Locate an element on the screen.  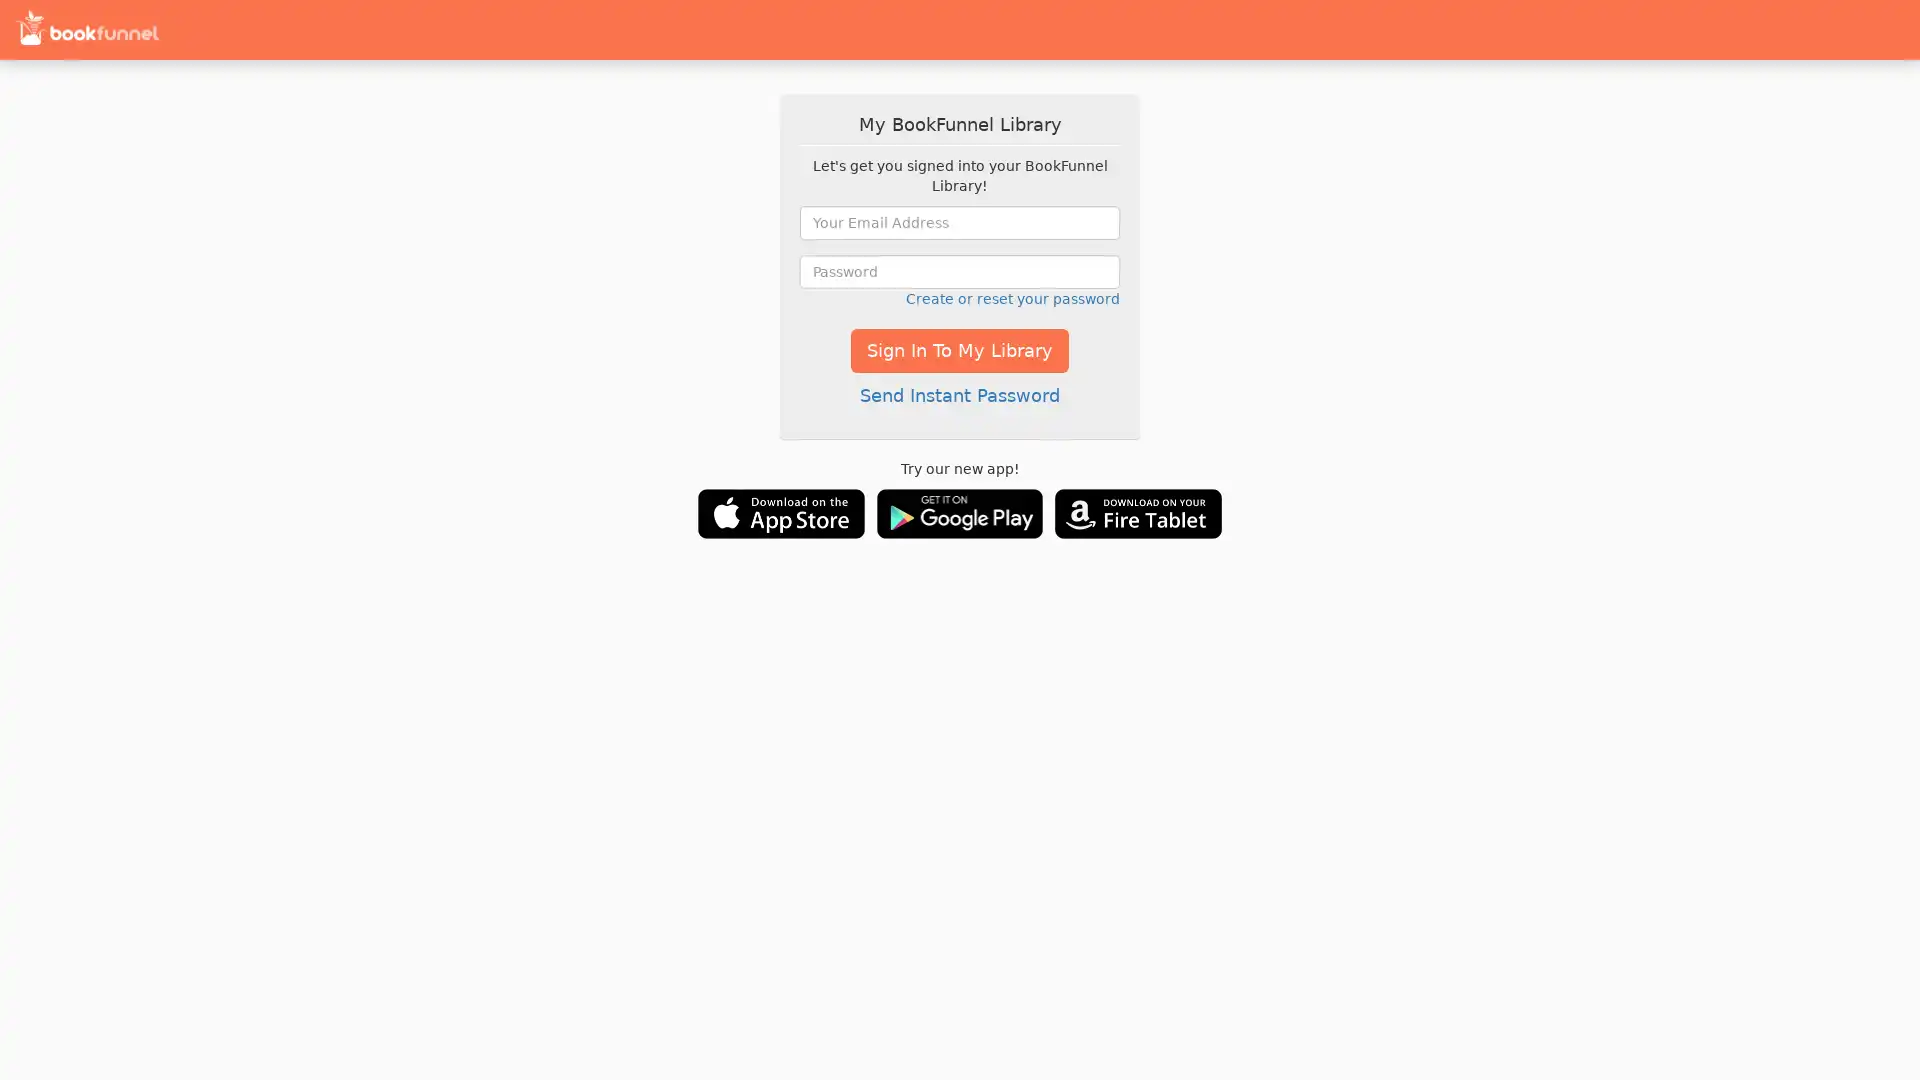
Sign In To My Library is located at coordinates (960, 349).